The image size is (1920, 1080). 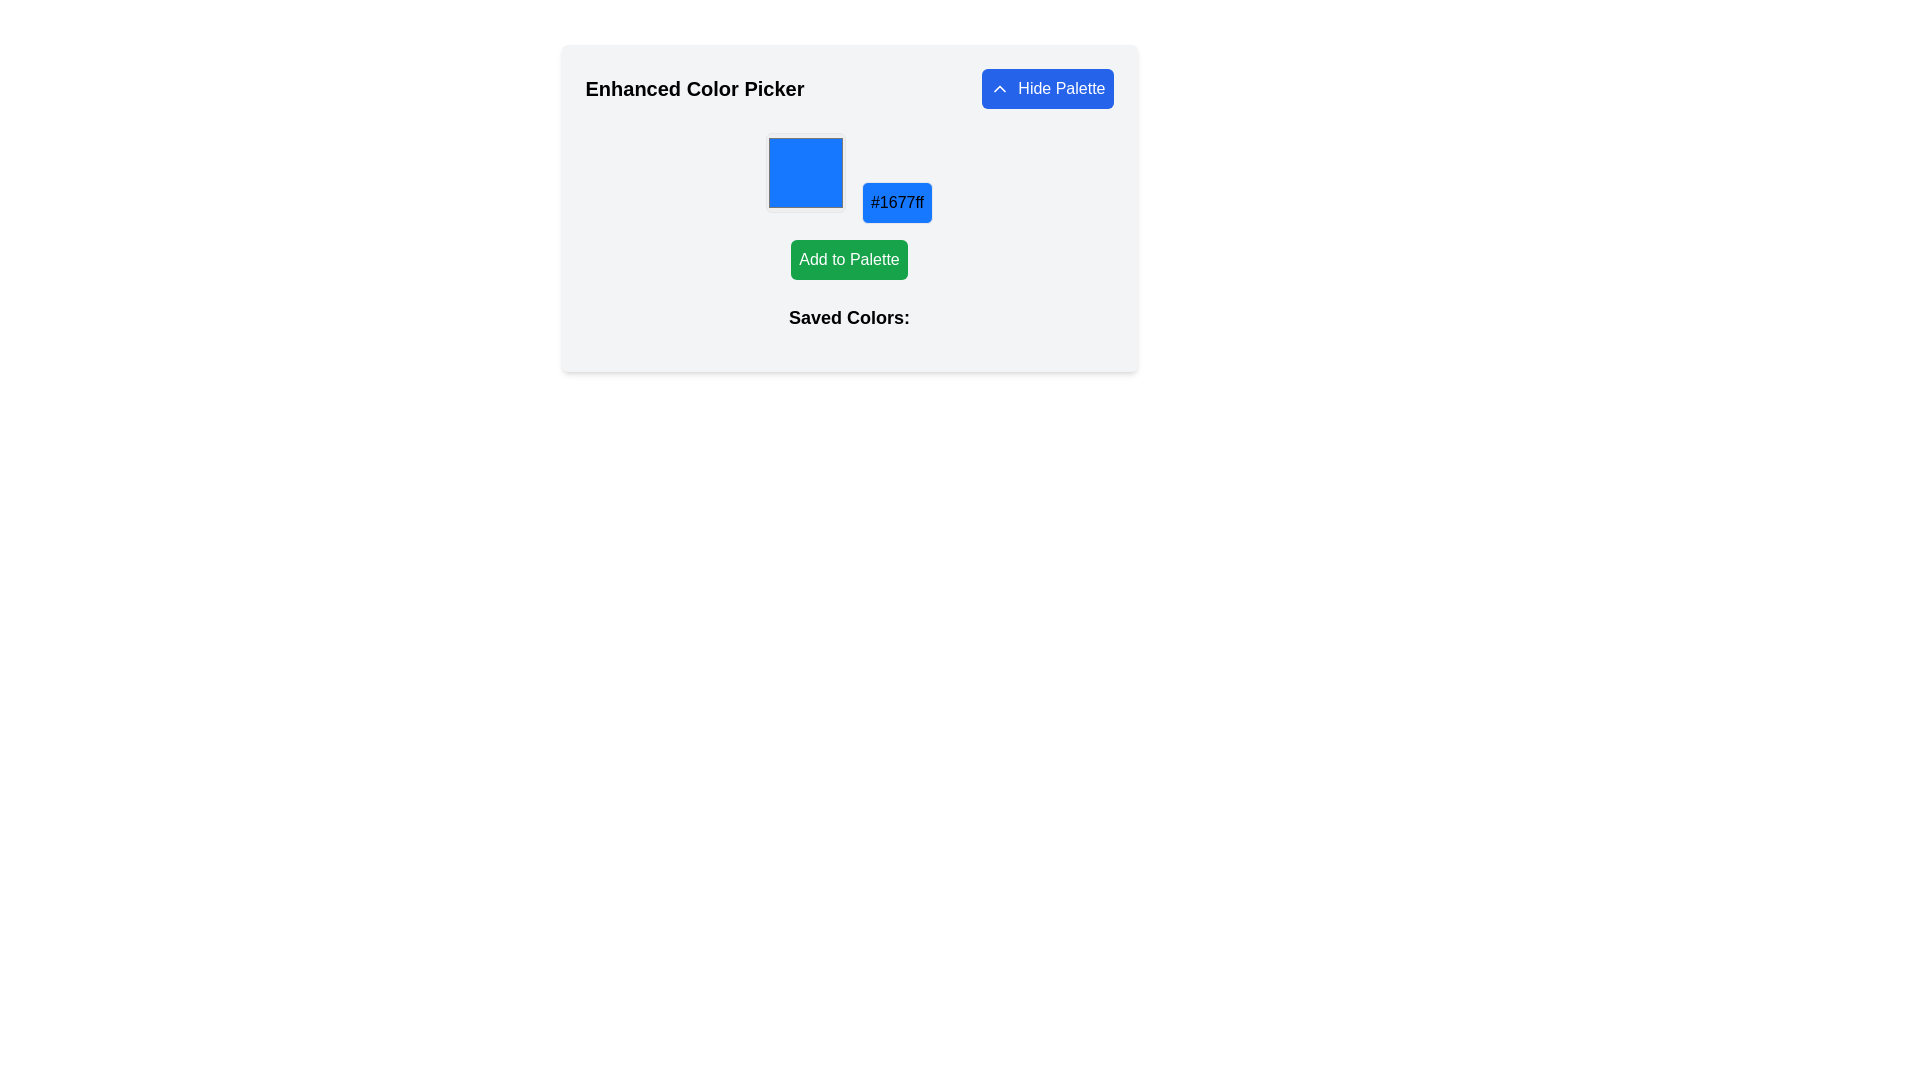 I want to click on the bold text label reading 'Saved Colors:' which is located beneath the 'Add to Palette' button, so click(x=849, y=325).